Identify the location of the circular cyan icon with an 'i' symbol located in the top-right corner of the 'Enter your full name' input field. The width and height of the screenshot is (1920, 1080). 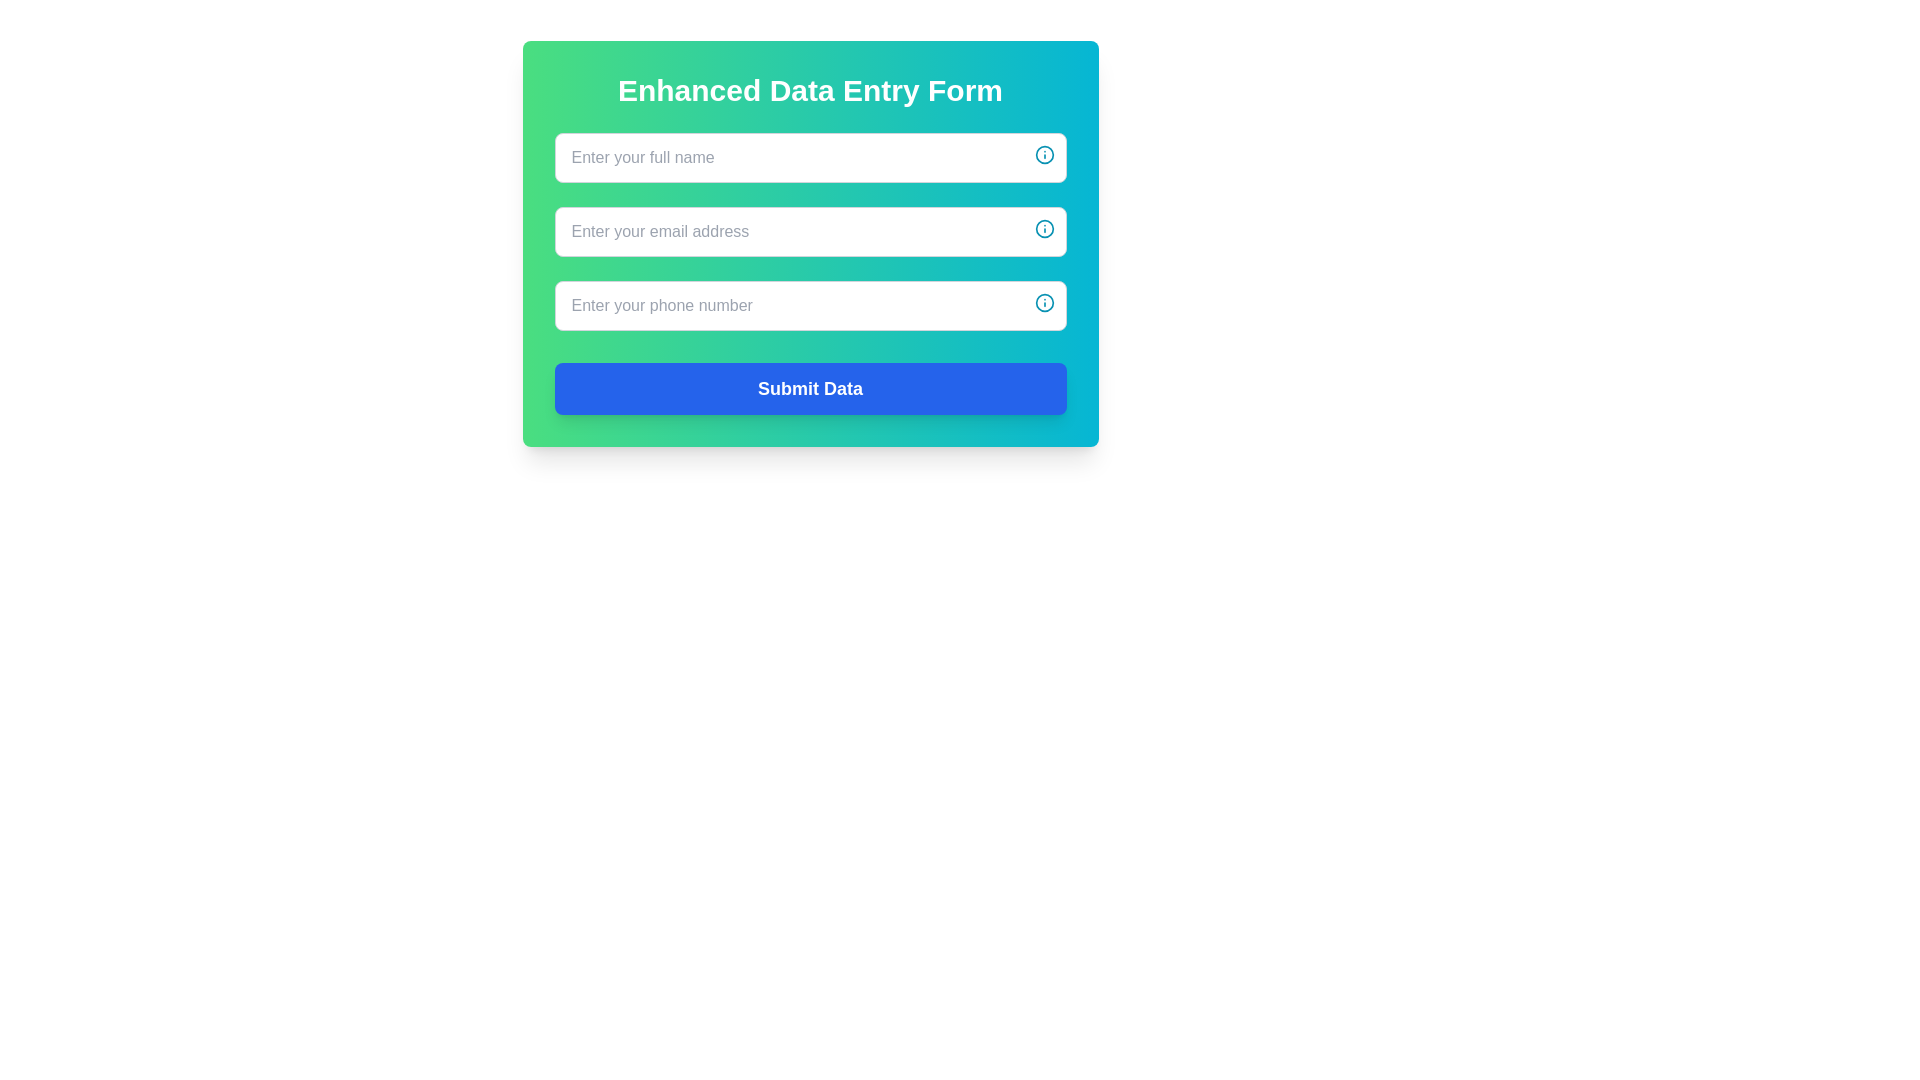
(1043, 153).